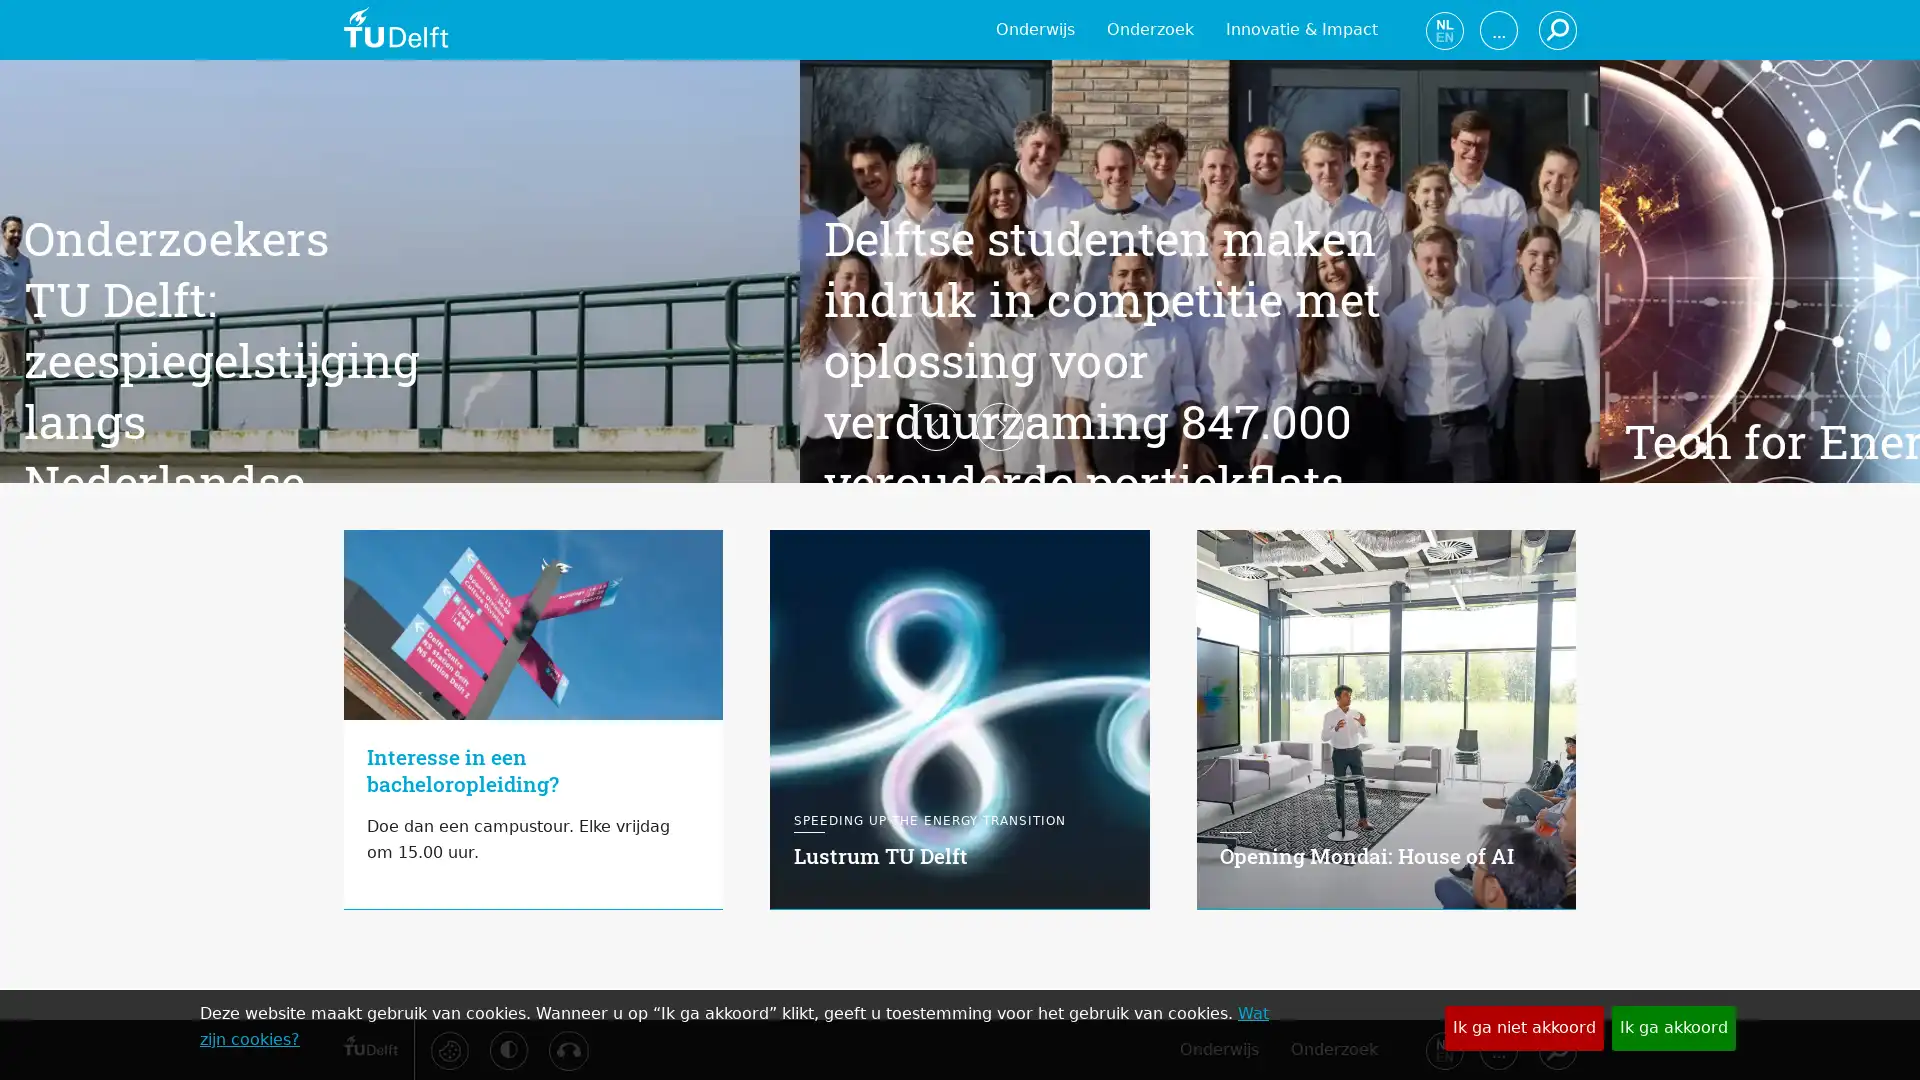 This screenshot has height=1080, width=1920. What do you see at coordinates (1555, 1048) in the screenshot?
I see `Zoeken` at bounding box center [1555, 1048].